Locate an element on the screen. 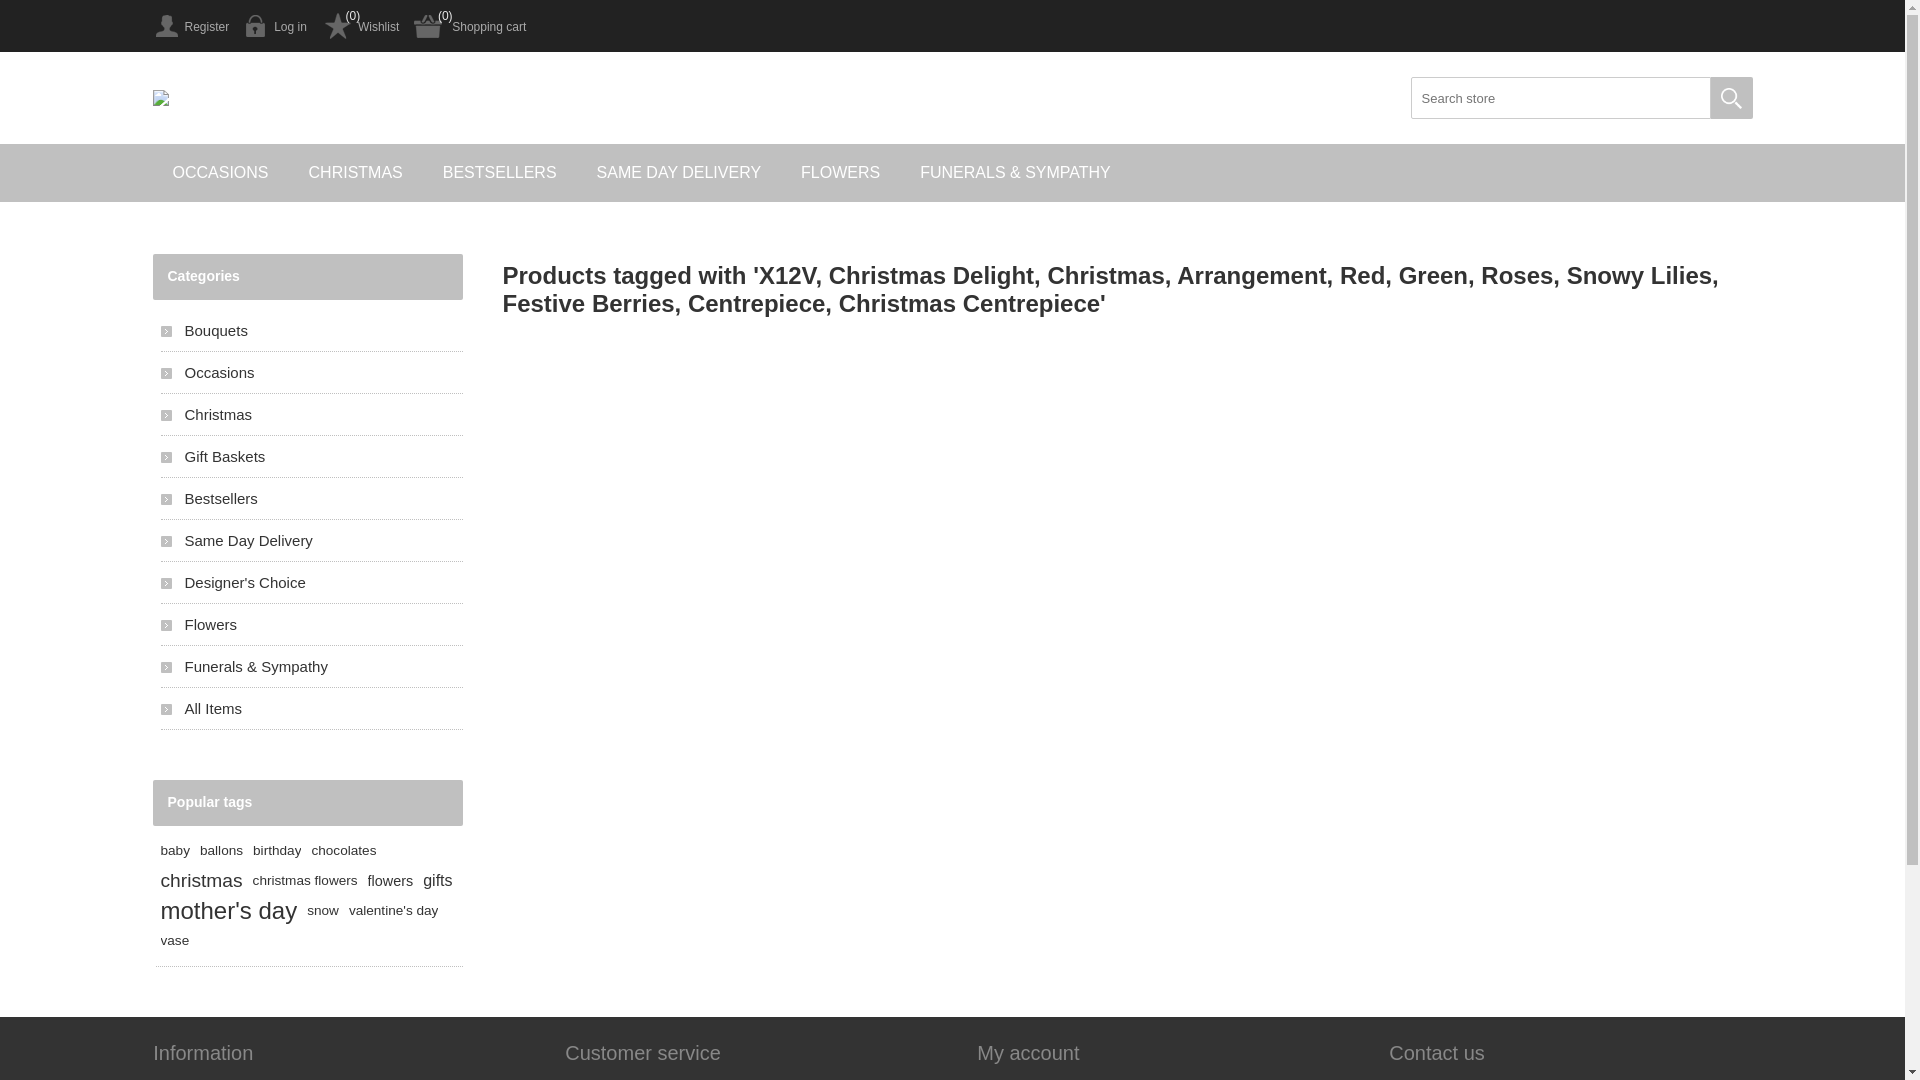  'SAME DAY DELIVERY' is located at coordinates (679, 172).